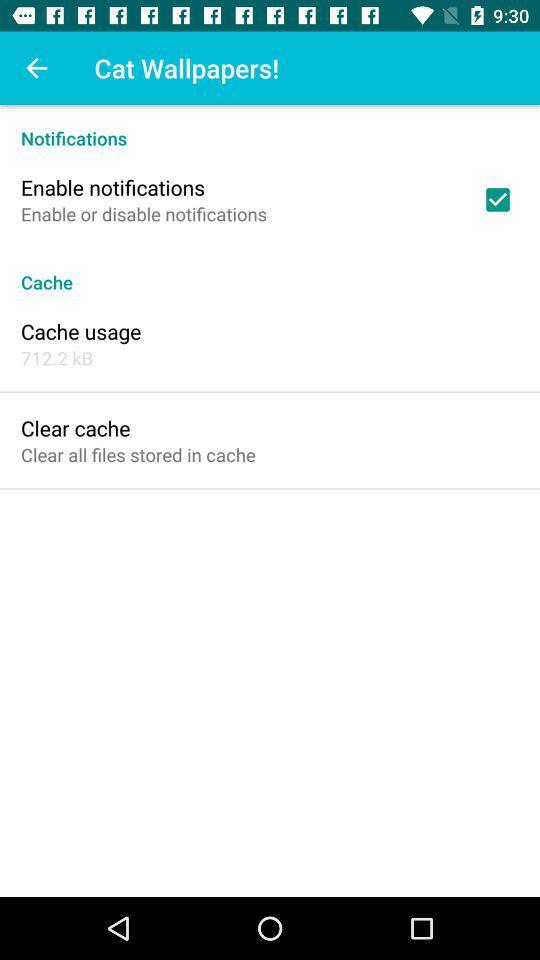  Describe the element at coordinates (143, 214) in the screenshot. I see `enable or disable icon` at that location.